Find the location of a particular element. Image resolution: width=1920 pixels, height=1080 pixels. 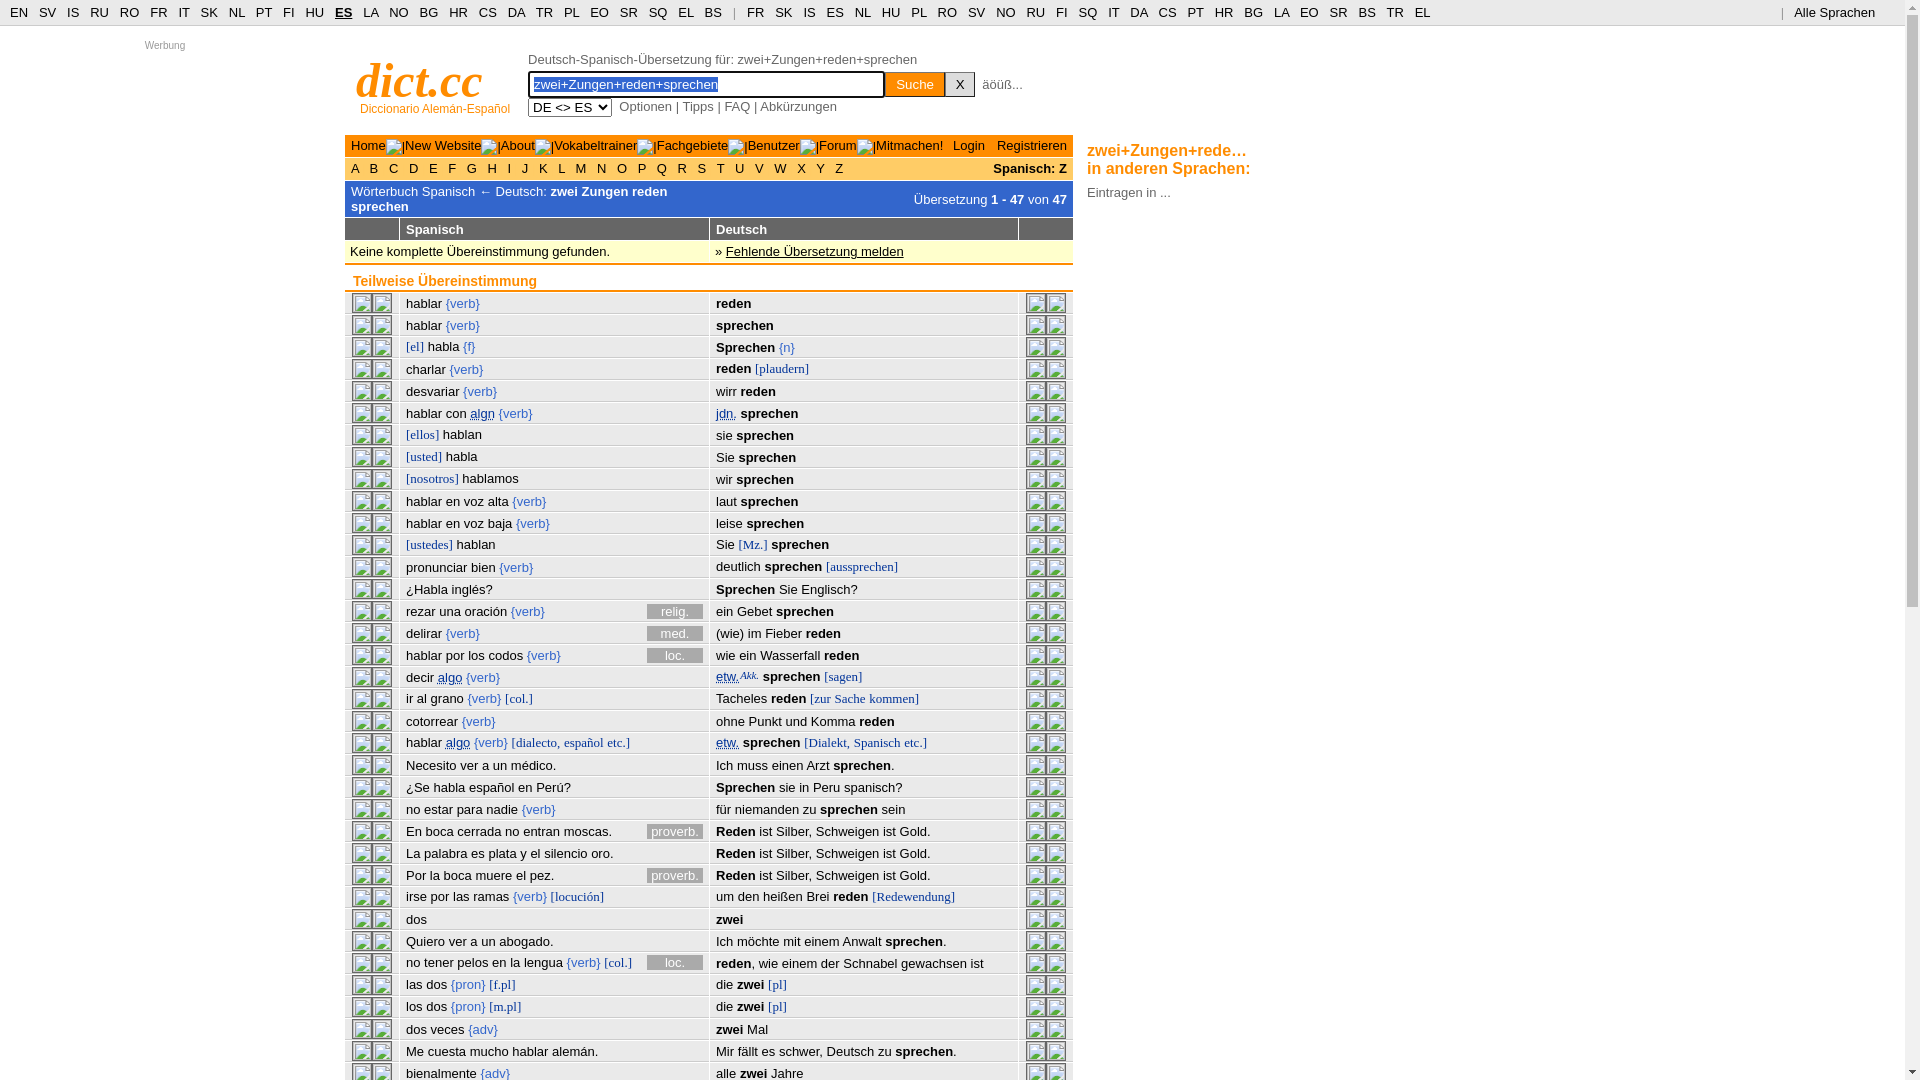

'U' is located at coordinates (729, 167).